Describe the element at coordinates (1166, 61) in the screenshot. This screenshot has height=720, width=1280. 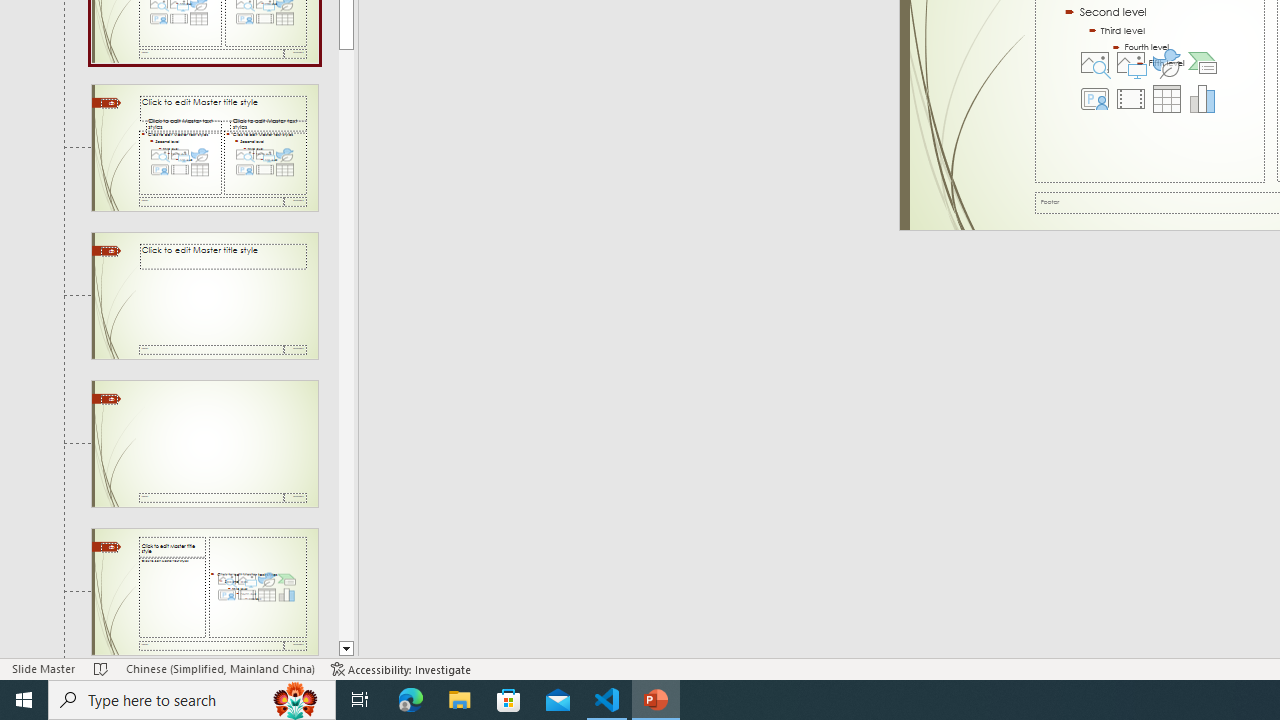
I see `'Insert an Icon'` at that location.